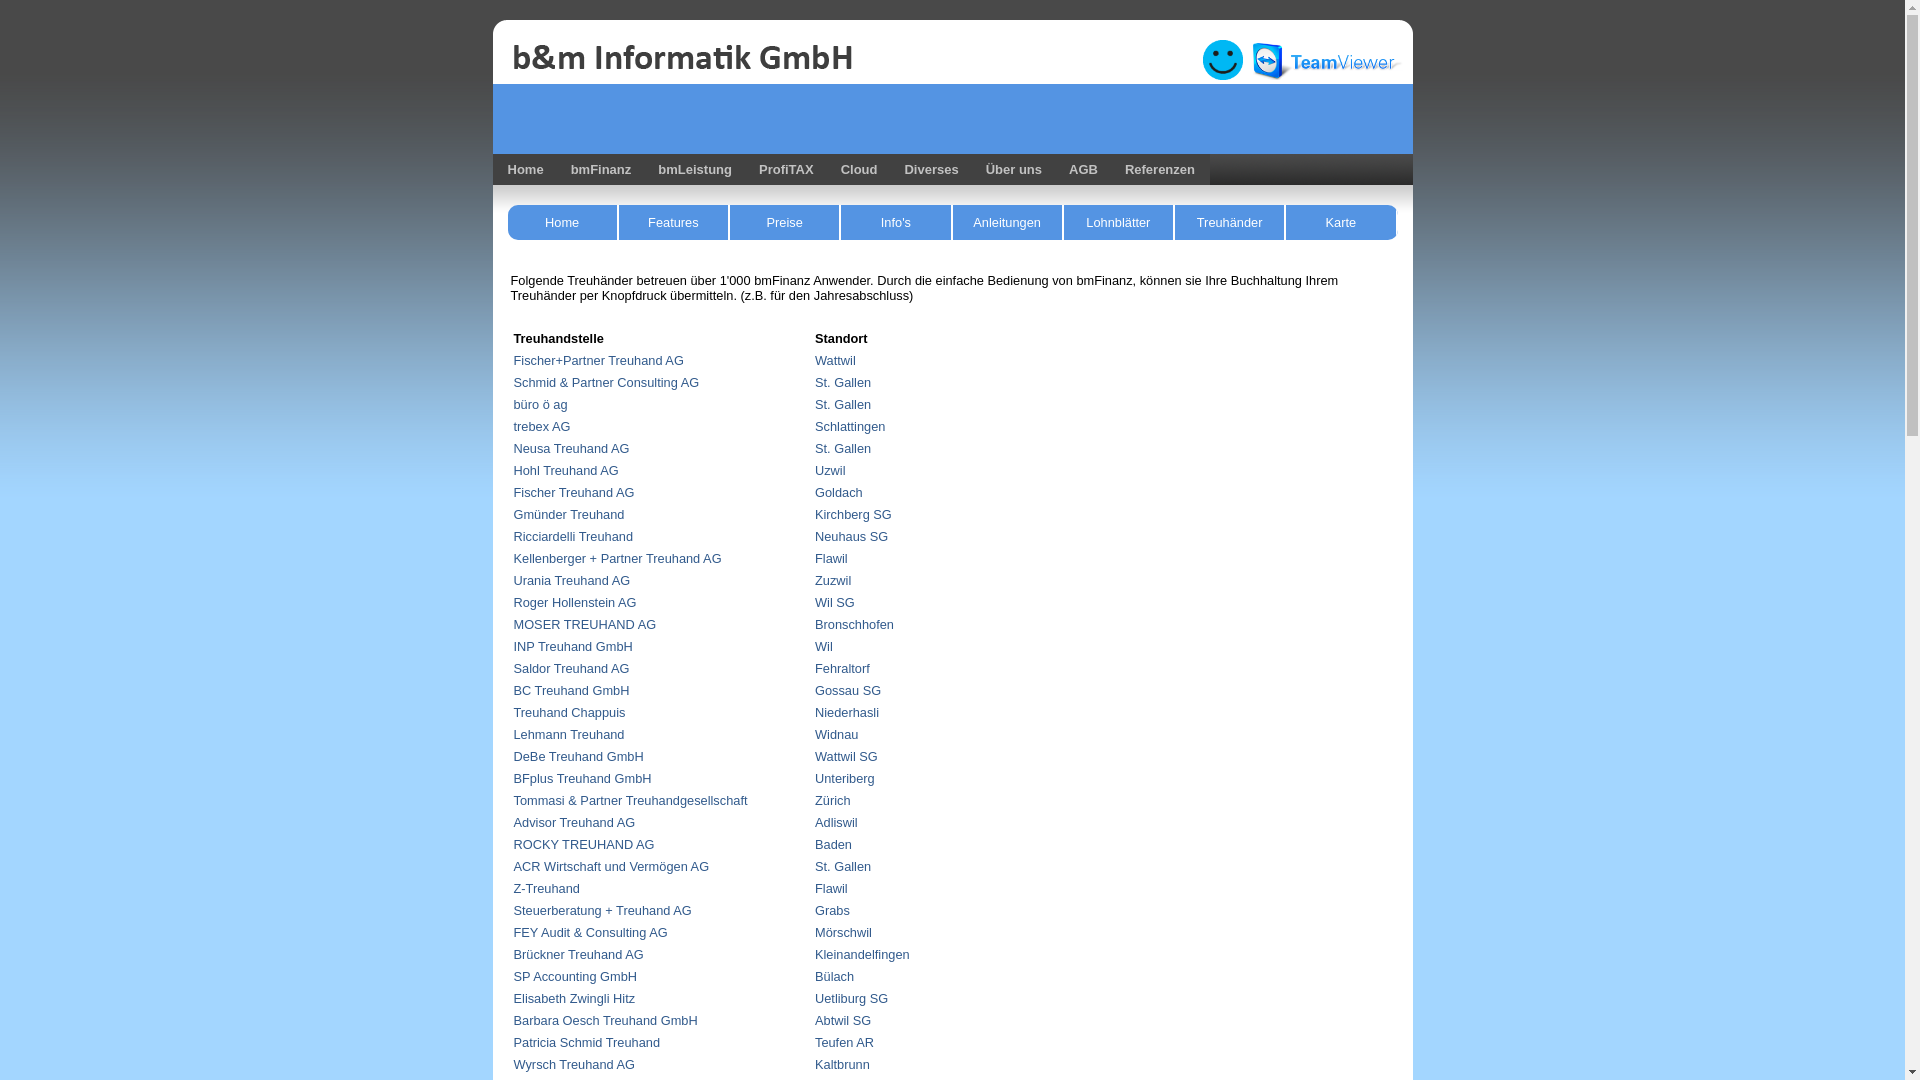 The width and height of the screenshot is (1920, 1080). What do you see at coordinates (695, 168) in the screenshot?
I see `'bmLeistung'` at bounding box center [695, 168].